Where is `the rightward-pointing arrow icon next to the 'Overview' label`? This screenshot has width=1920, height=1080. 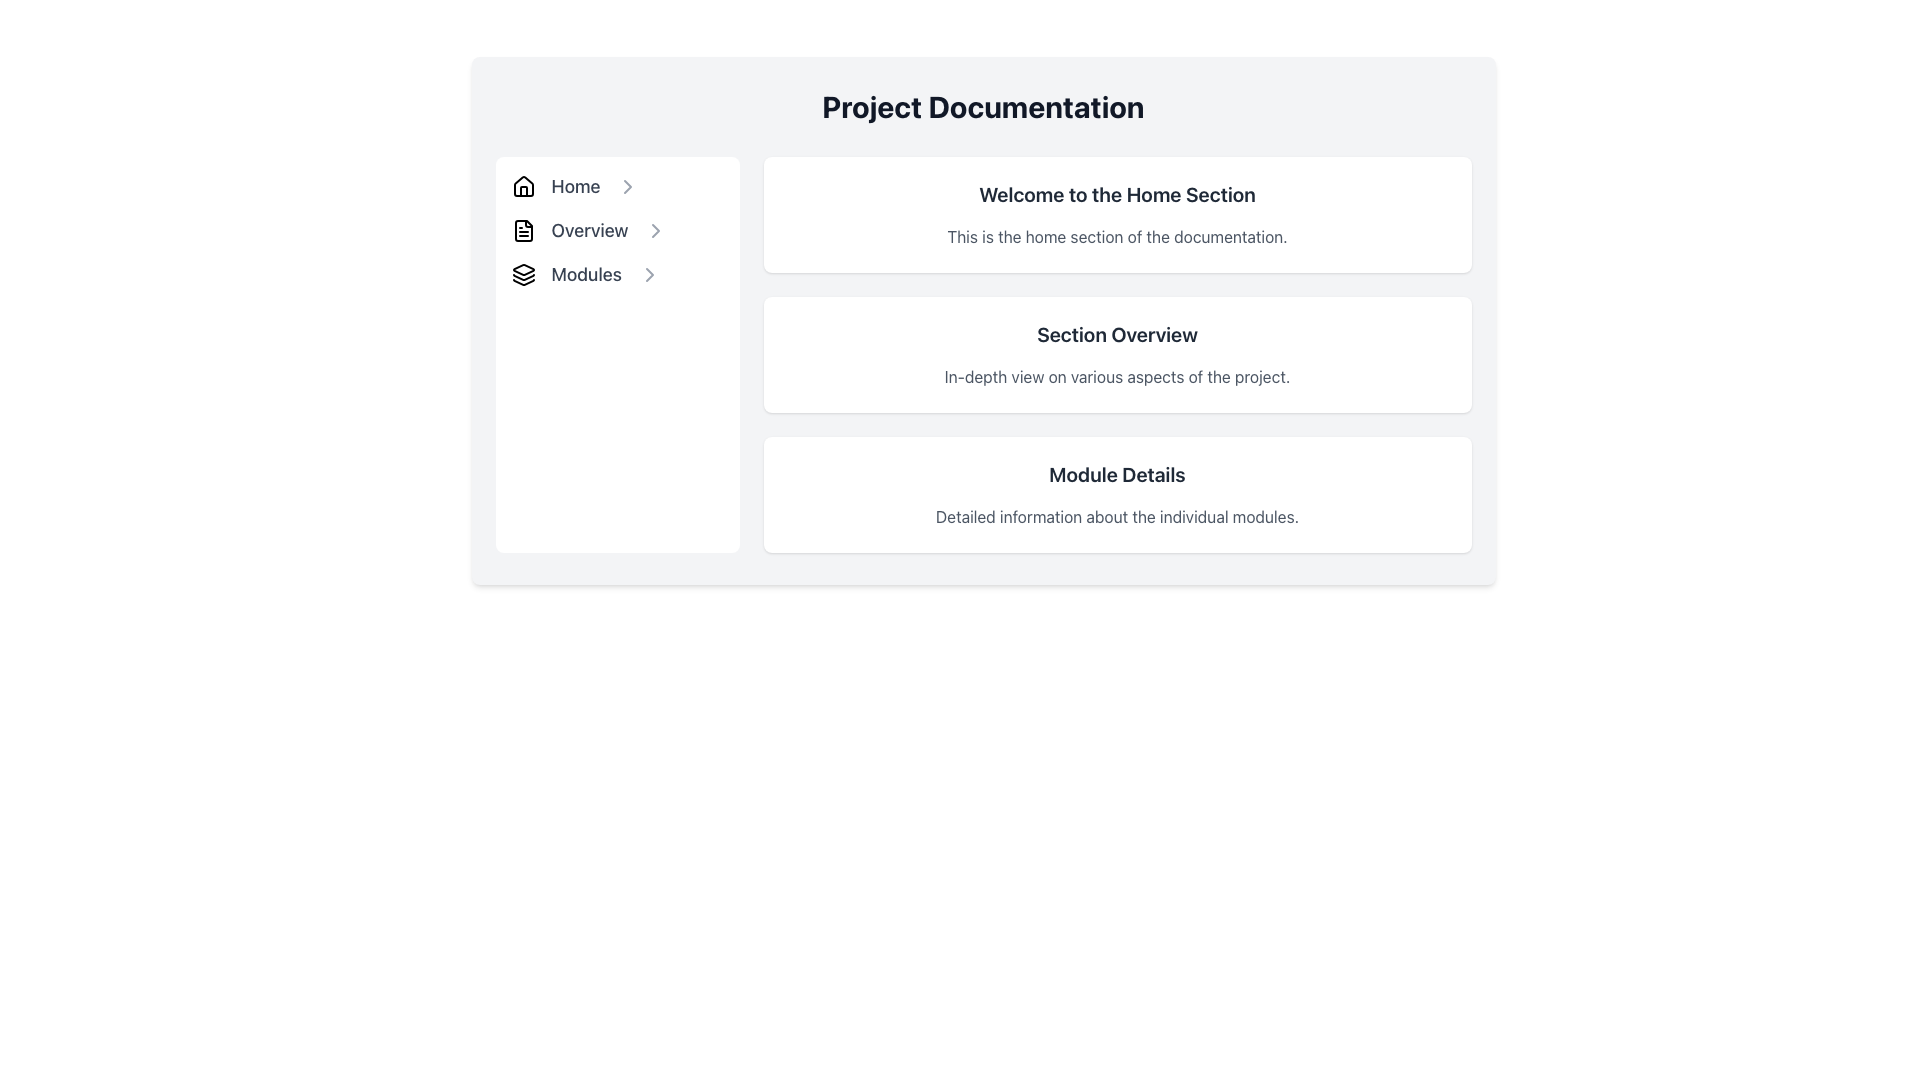 the rightward-pointing arrow icon next to the 'Overview' label is located at coordinates (656, 230).